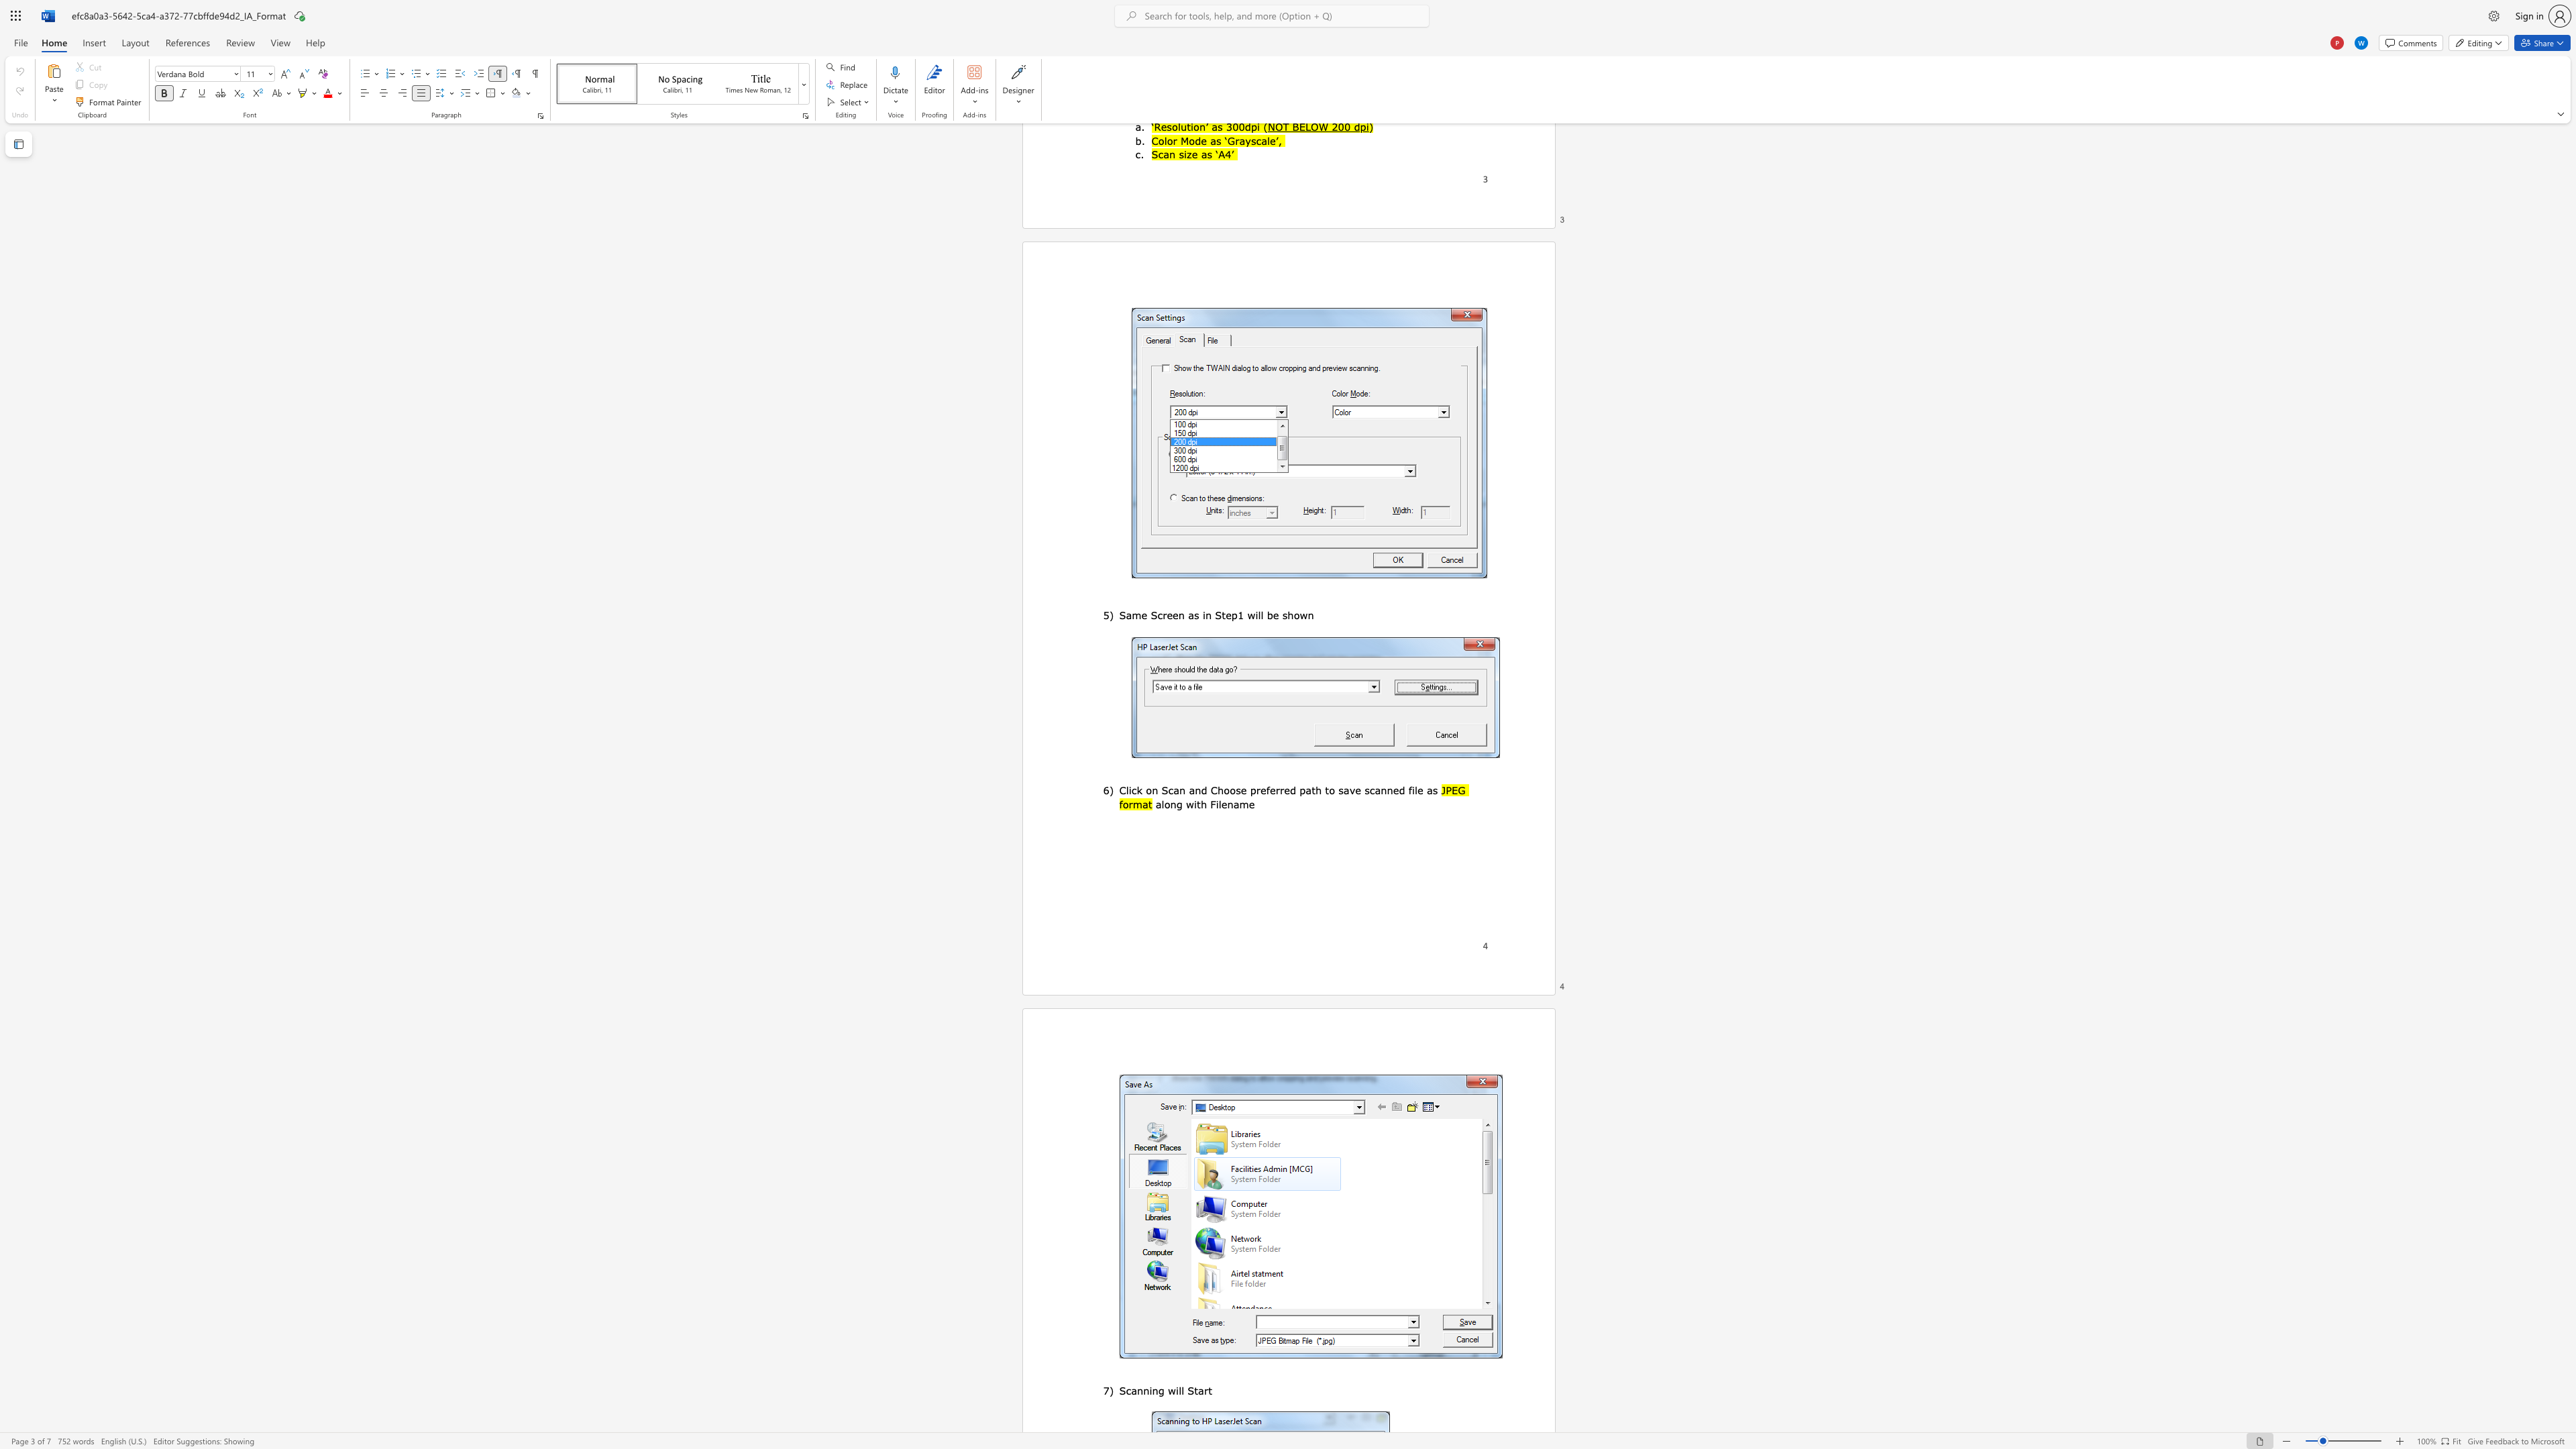 Image resolution: width=2576 pixels, height=1449 pixels. What do you see at coordinates (1185, 804) in the screenshot?
I see `the subset text "with Filena" within the text "along with Filename"` at bounding box center [1185, 804].